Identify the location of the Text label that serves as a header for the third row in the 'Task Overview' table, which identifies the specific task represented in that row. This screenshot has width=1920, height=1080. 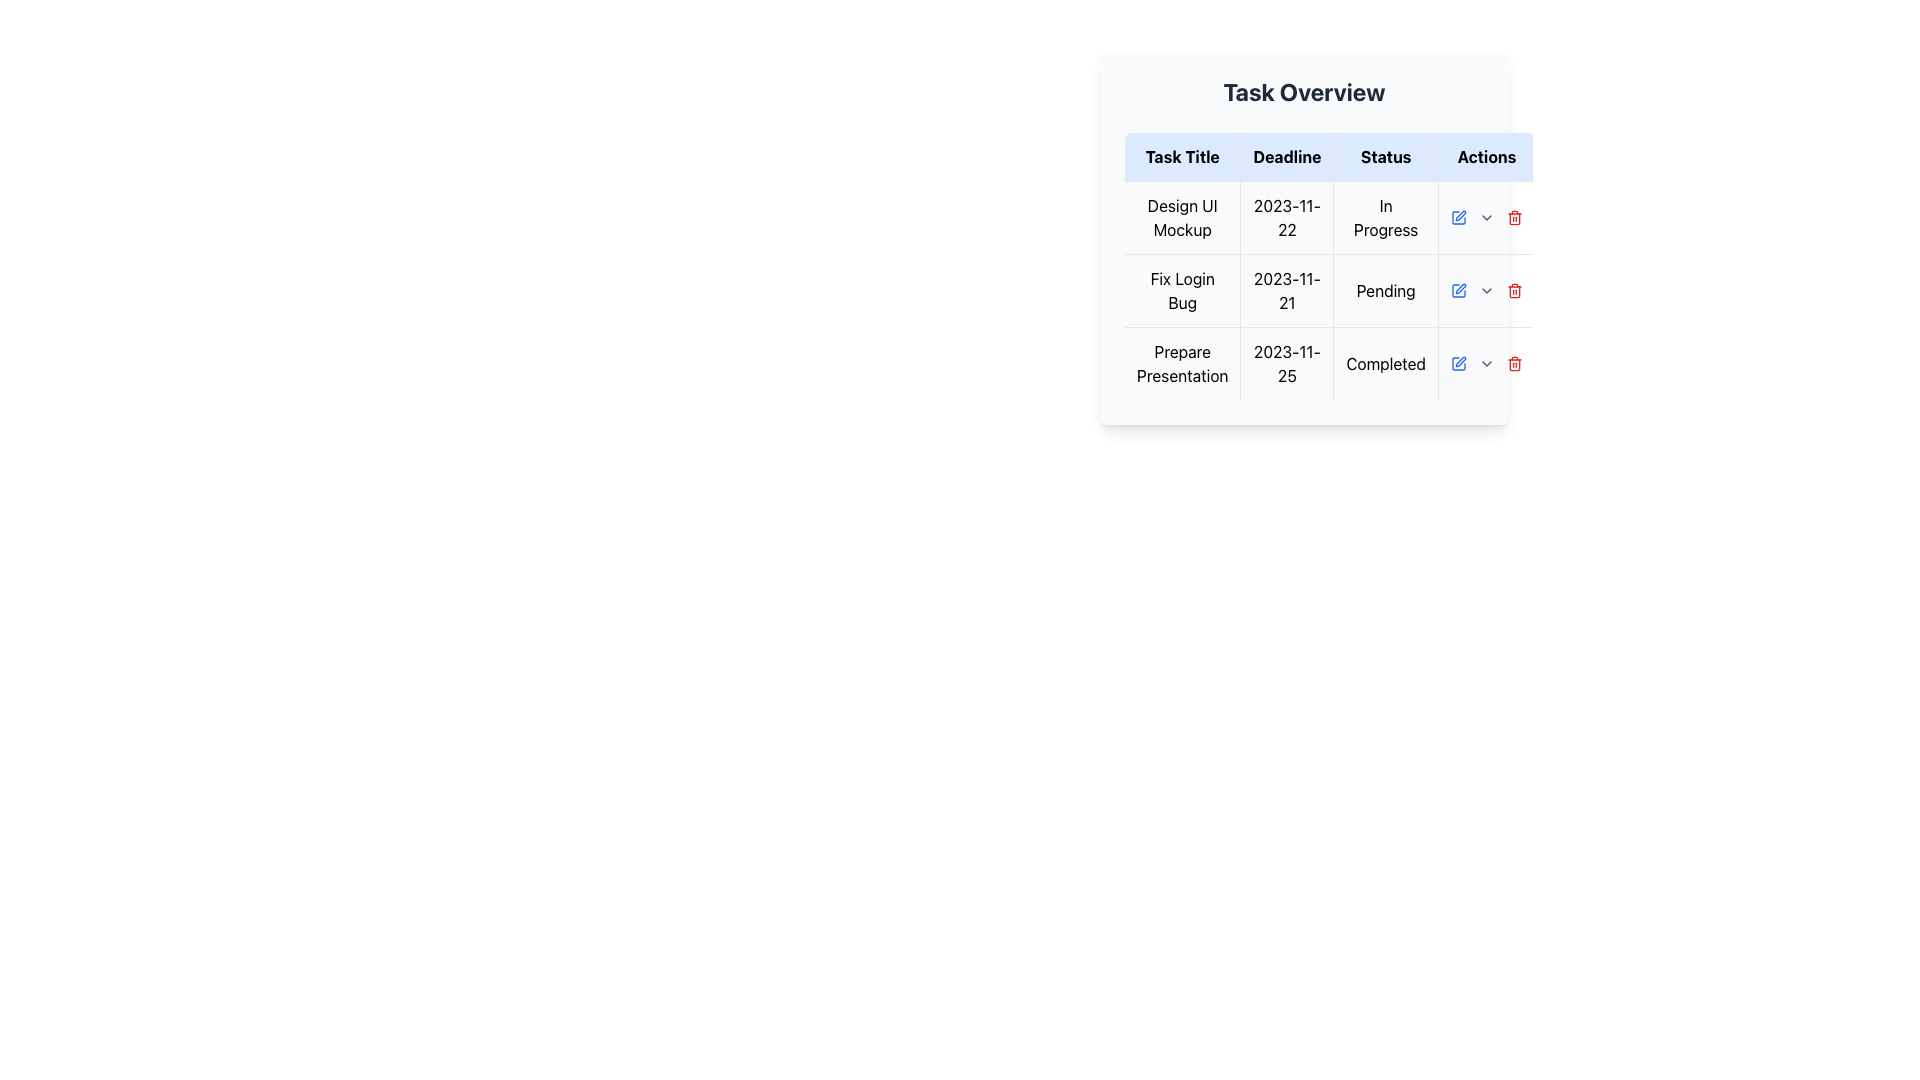
(1182, 363).